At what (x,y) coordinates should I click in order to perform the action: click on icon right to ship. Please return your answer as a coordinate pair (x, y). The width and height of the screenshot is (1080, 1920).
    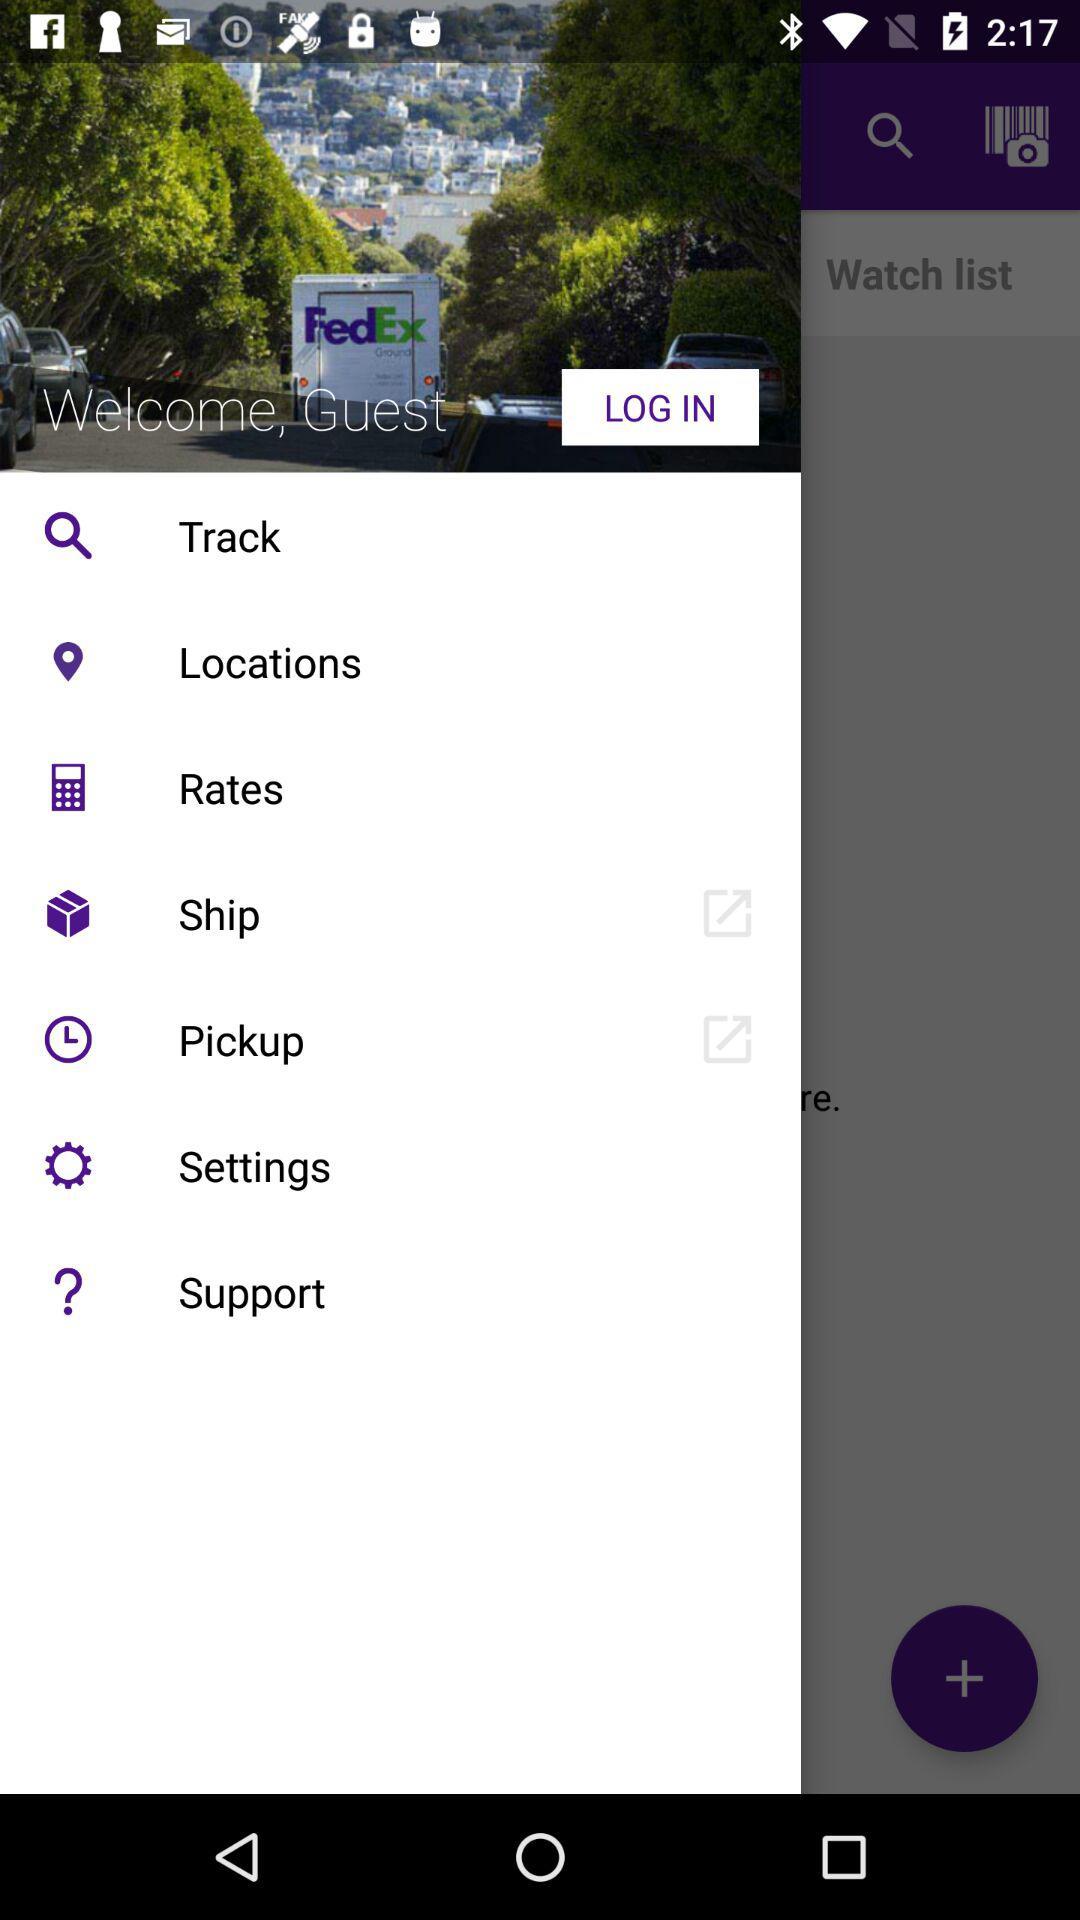
    Looking at the image, I should click on (727, 912).